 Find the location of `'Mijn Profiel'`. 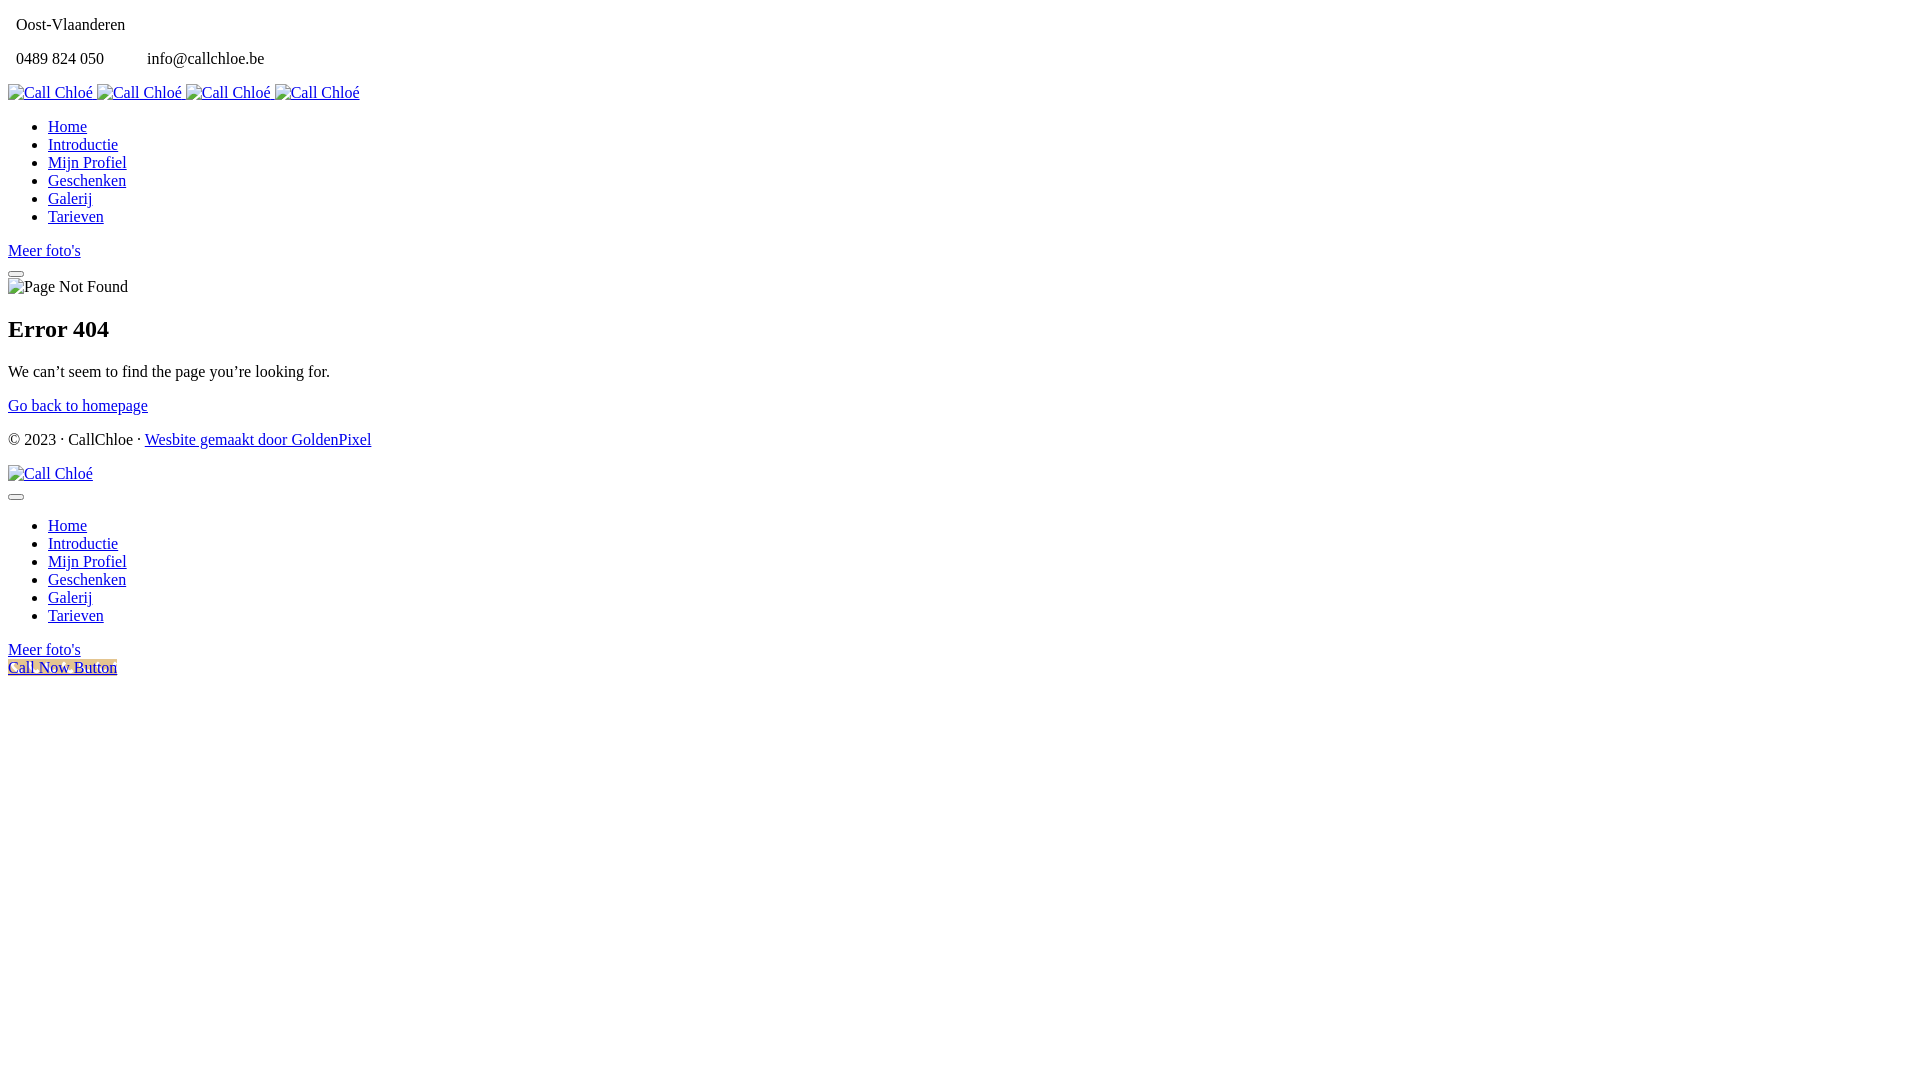

'Mijn Profiel' is located at coordinates (86, 161).